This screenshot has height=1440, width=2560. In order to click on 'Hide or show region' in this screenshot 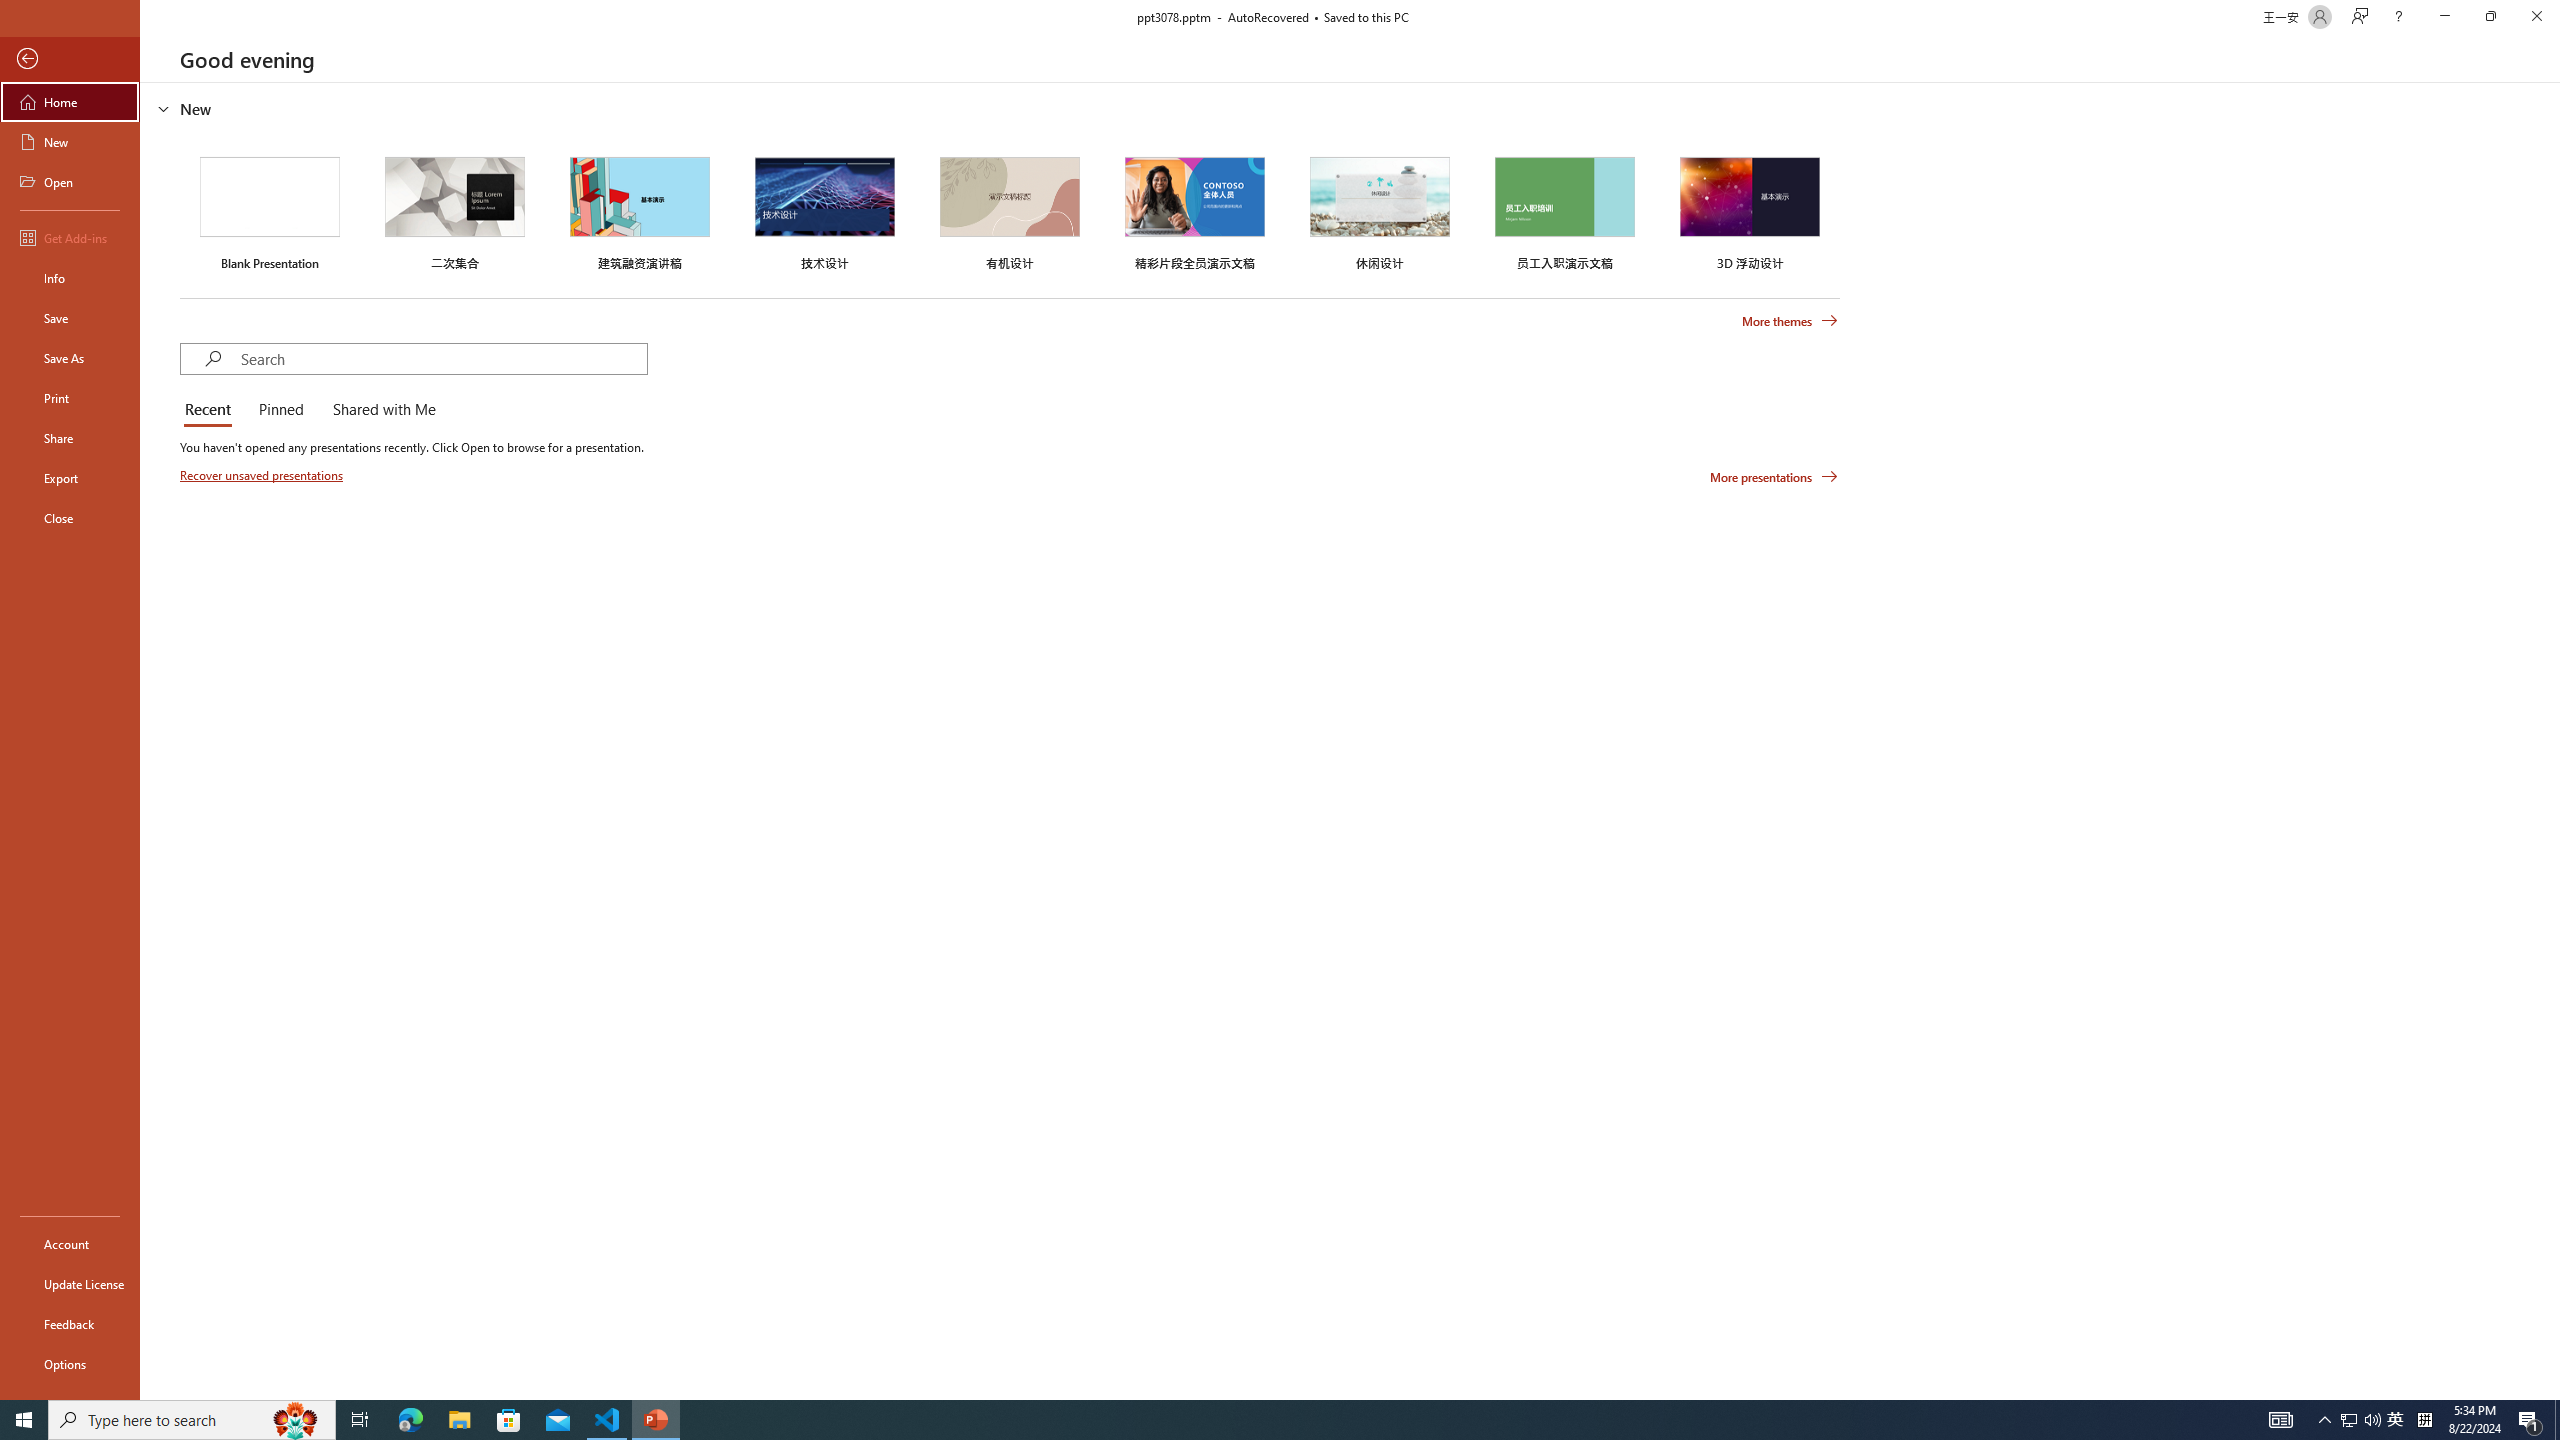, I will do `click(163, 107)`.